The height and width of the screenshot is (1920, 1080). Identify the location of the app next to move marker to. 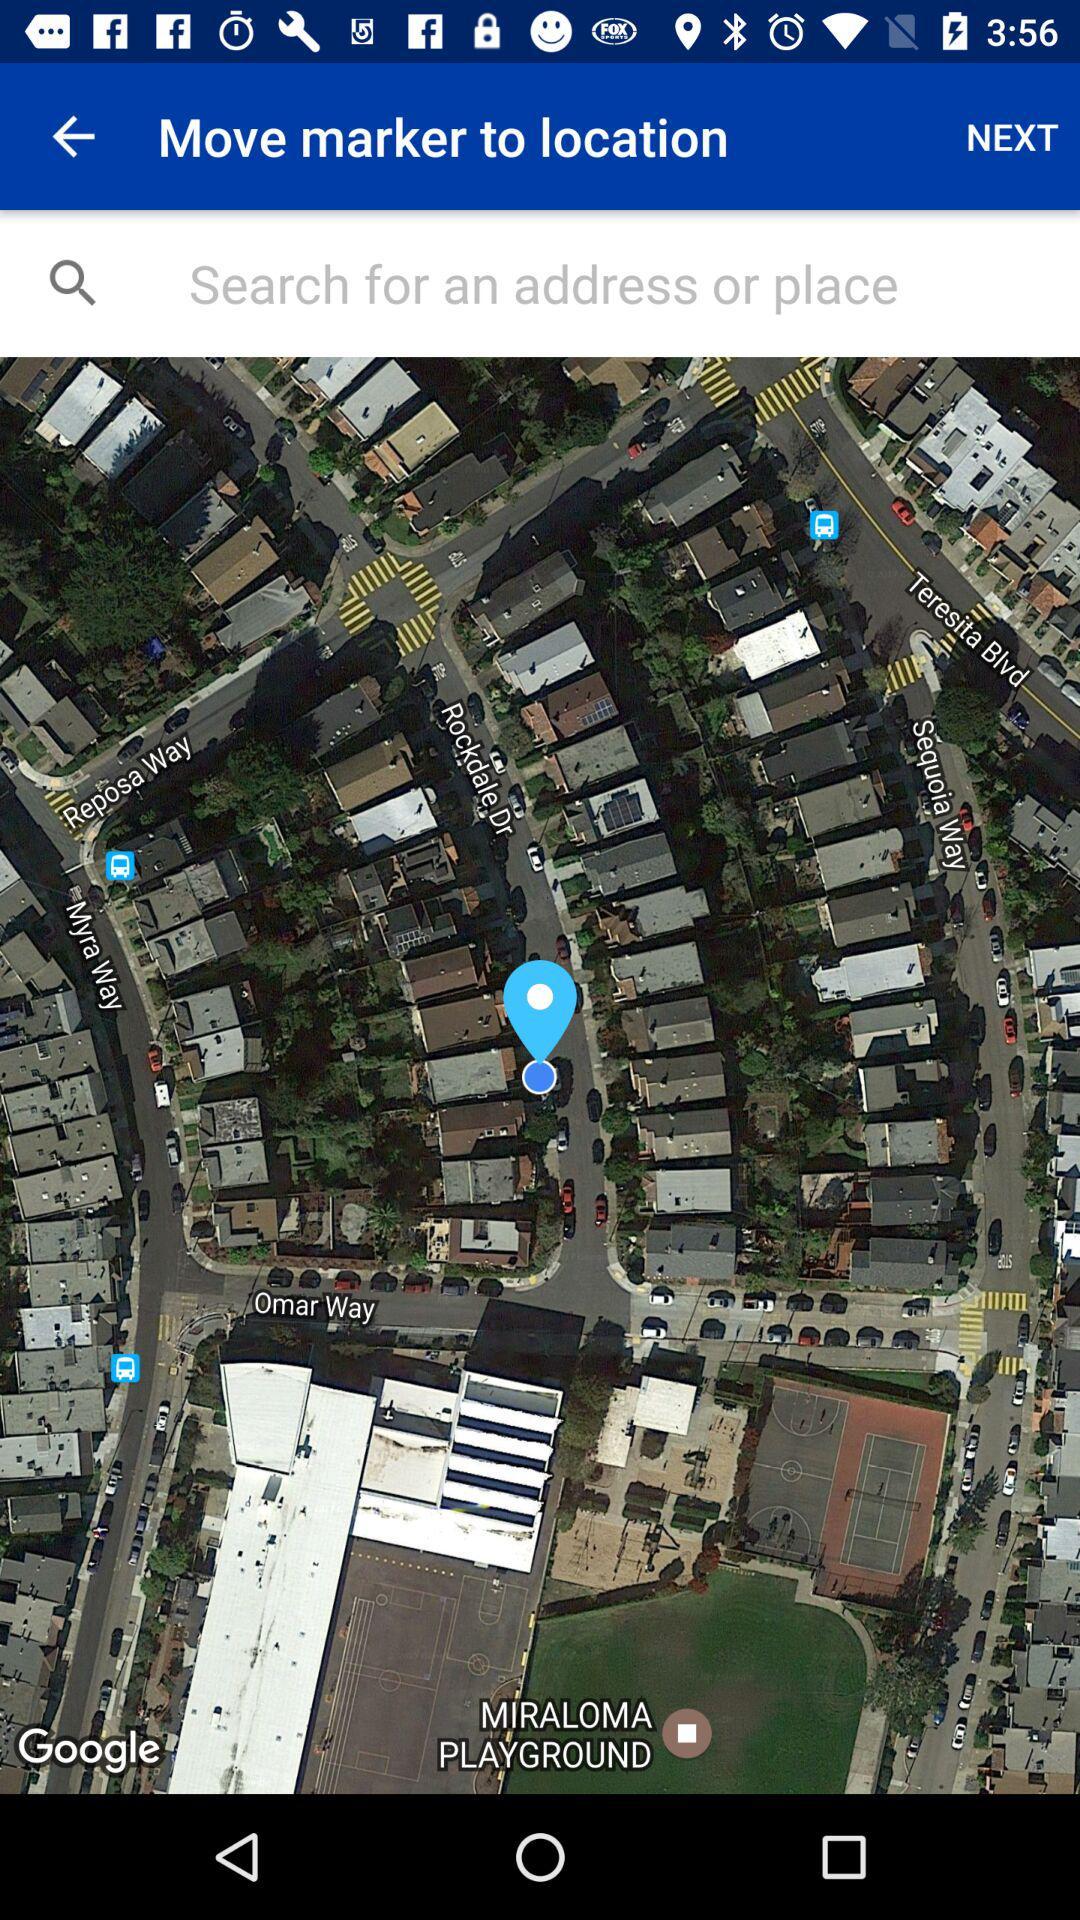
(1012, 135).